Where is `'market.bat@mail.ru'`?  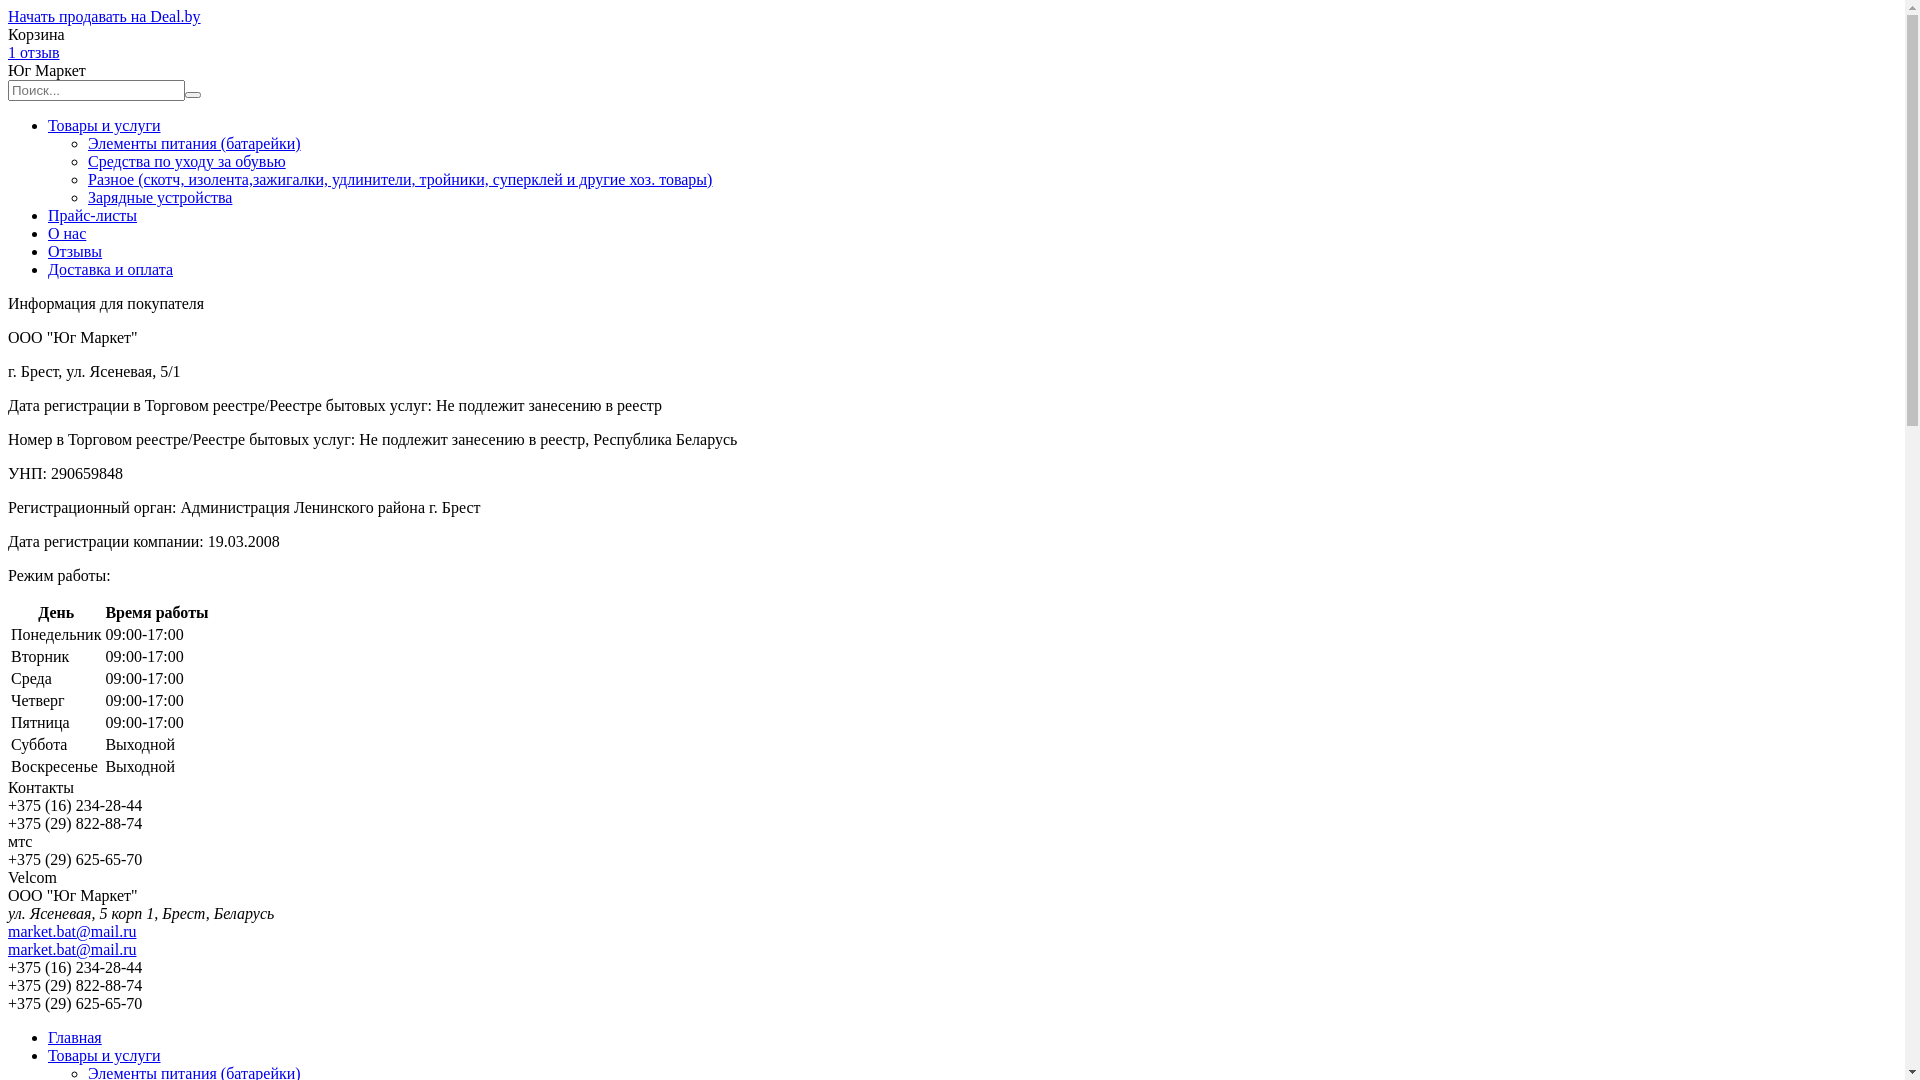 'market.bat@mail.ru' is located at coordinates (72, 948).